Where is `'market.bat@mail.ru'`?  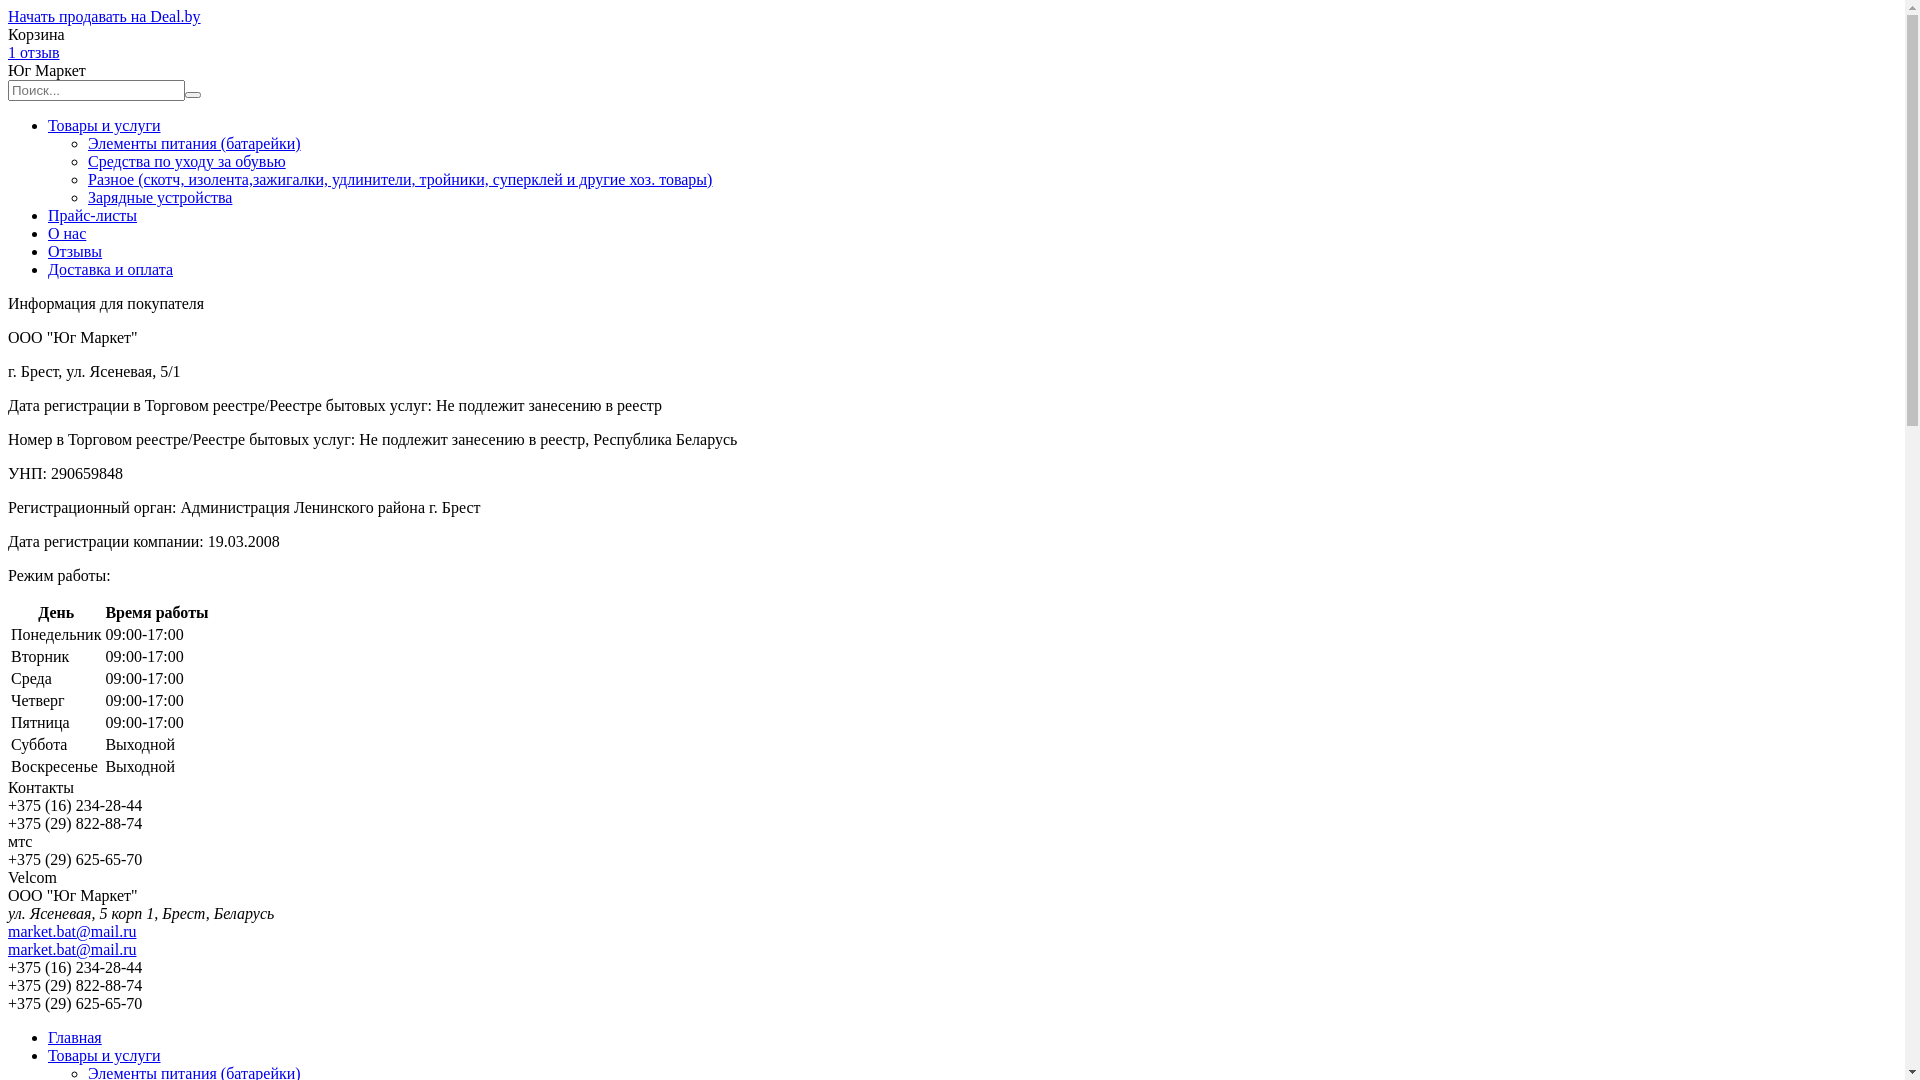 'market.bat@mail.ru' is located at coordinates (72, 948).